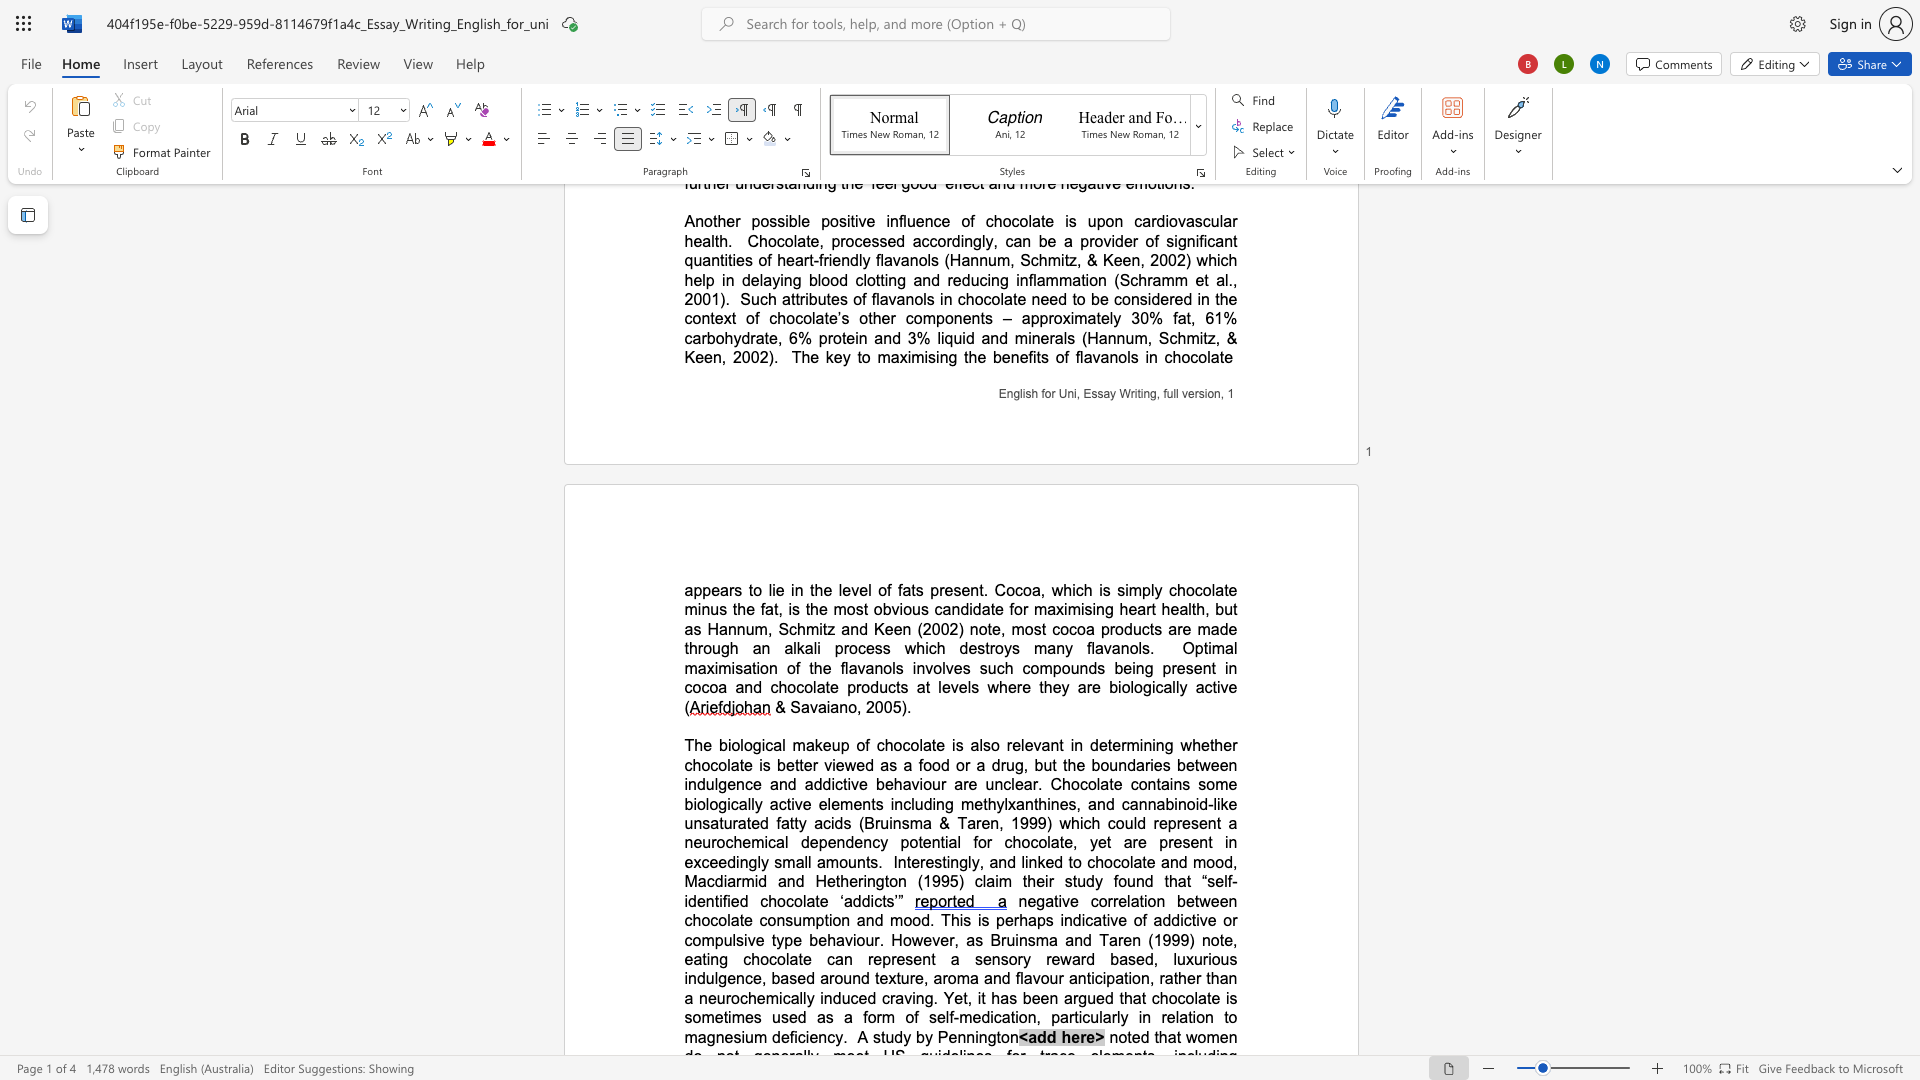 This screenshot has height=1080, width=1920. Describe the element at coordinates (1148, 608) in the screenshot. I see `the 4th character "r" in the text` at that location.